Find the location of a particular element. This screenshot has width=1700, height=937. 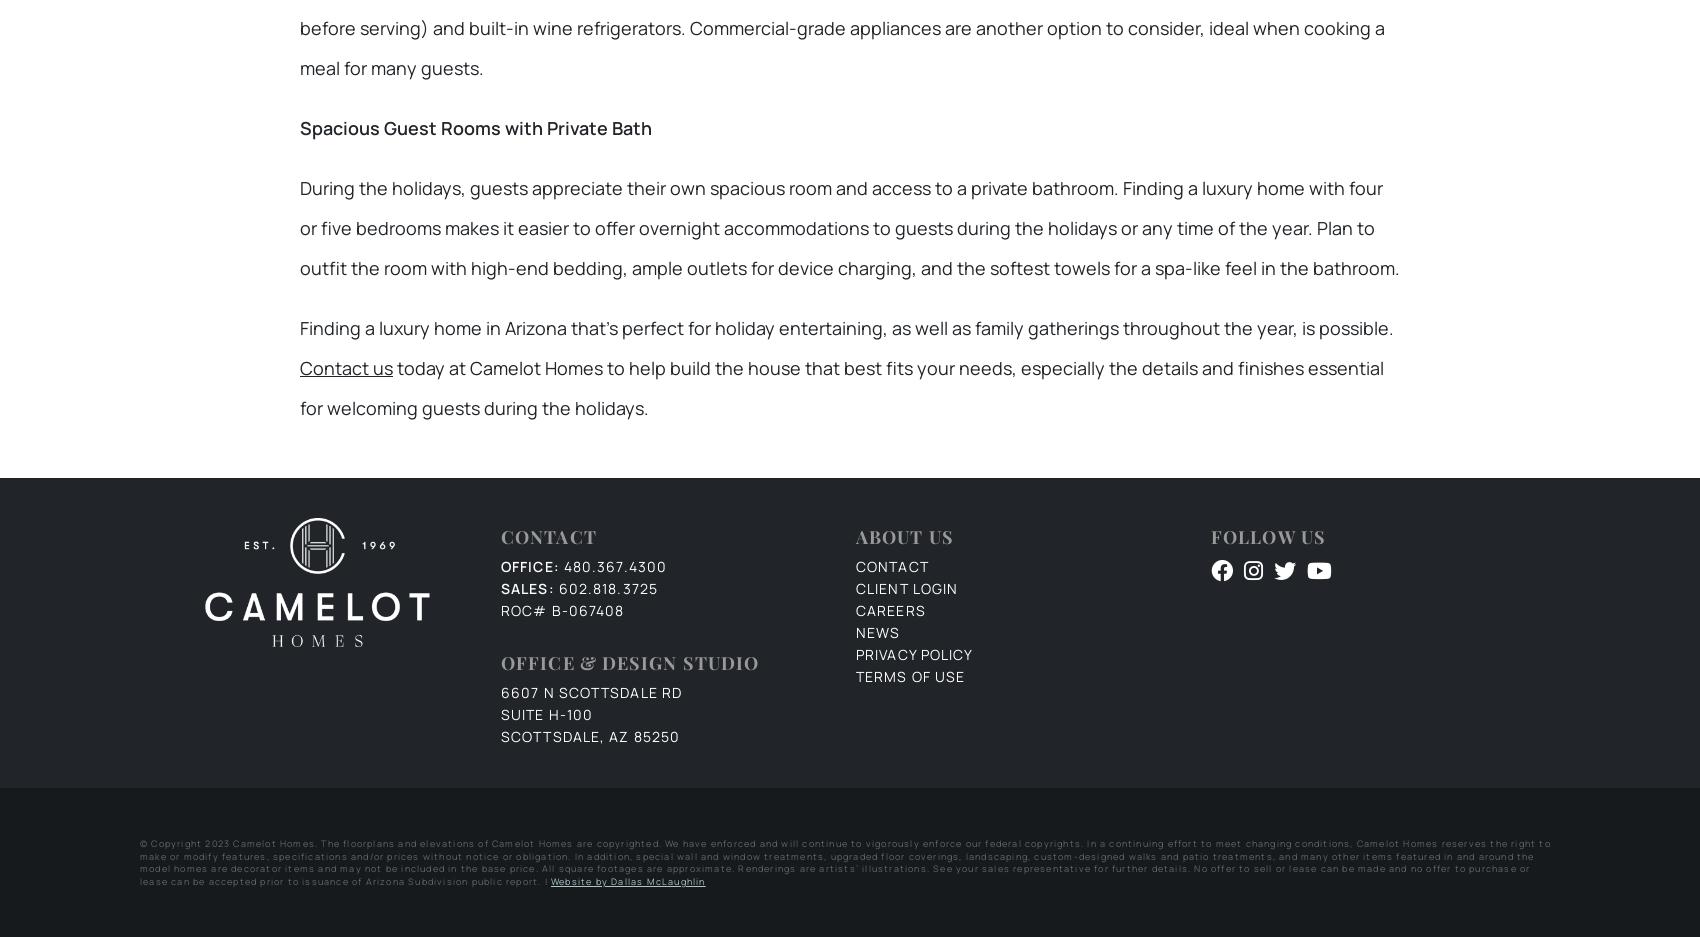

'Suite H-100' is located at coordinates (500, 714).